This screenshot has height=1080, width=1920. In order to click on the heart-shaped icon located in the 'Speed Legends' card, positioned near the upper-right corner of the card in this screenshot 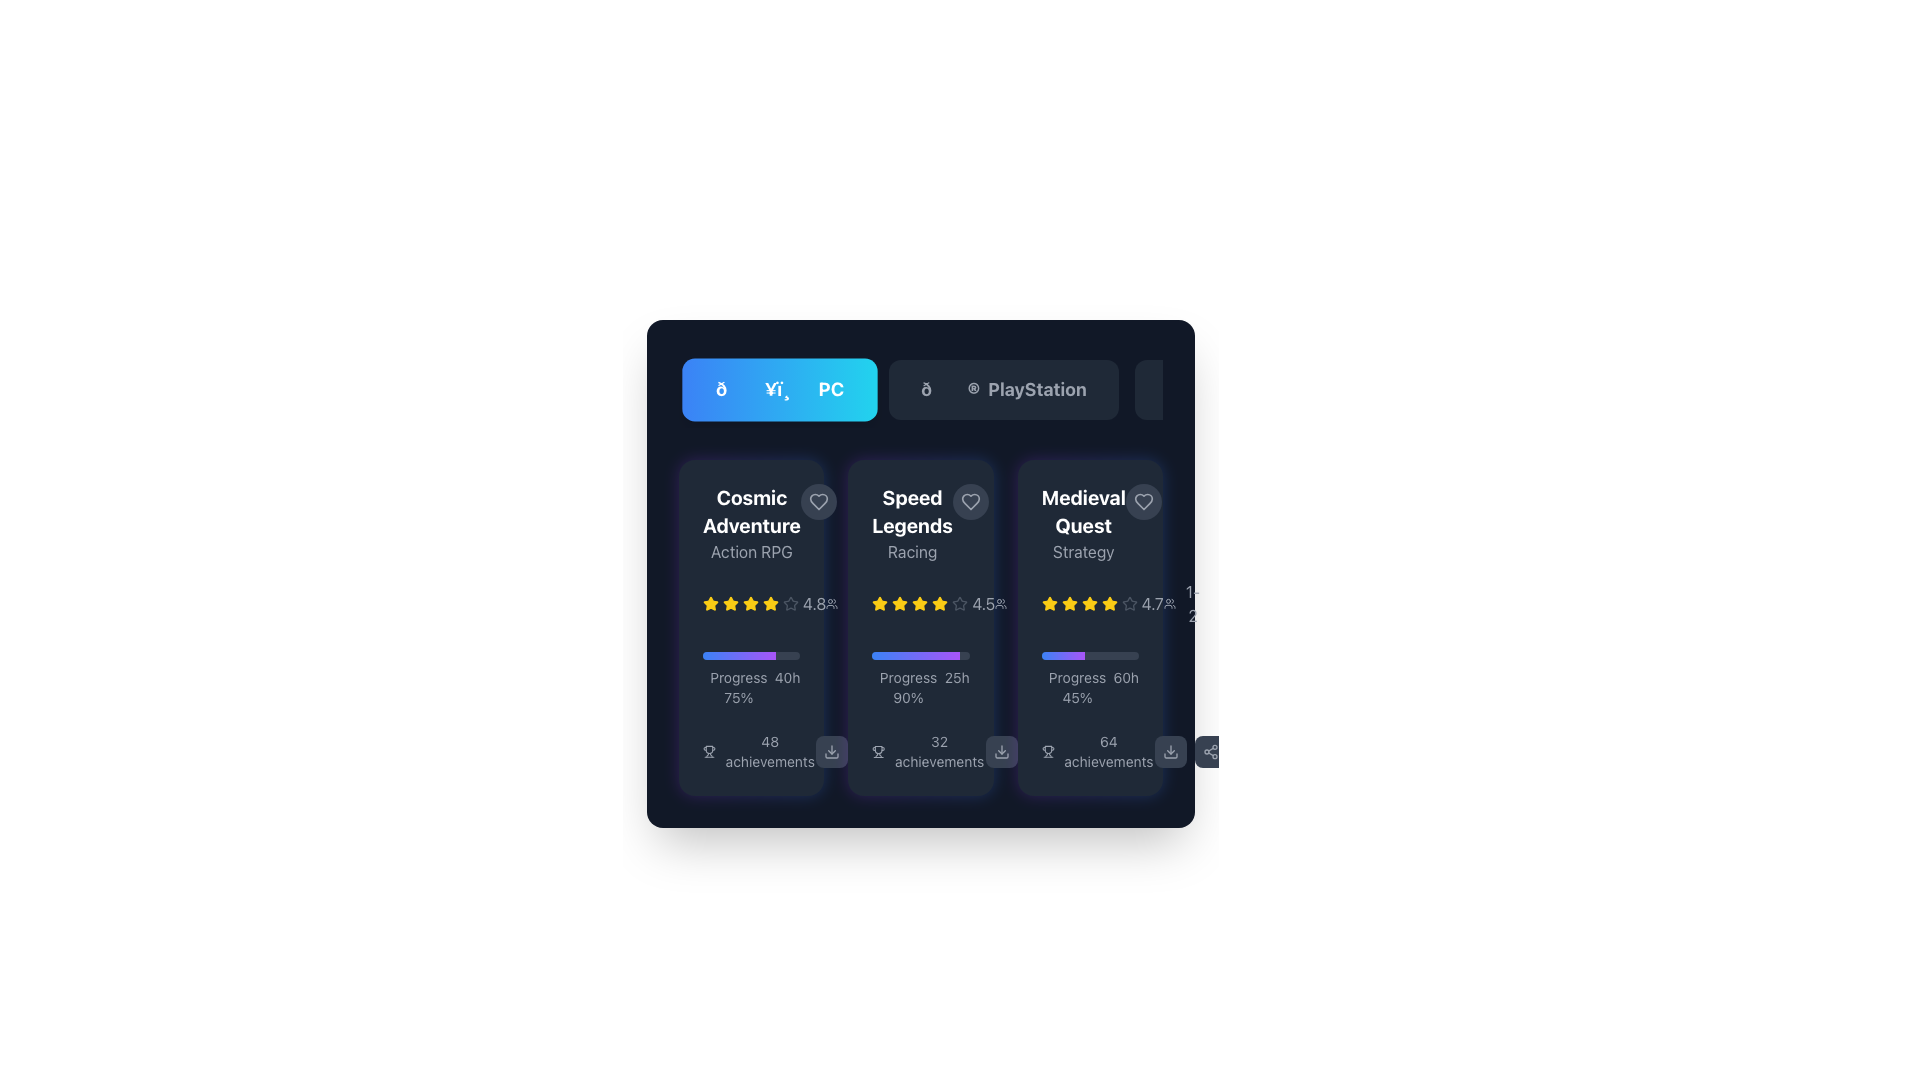, I will do `click(970, 500)`.